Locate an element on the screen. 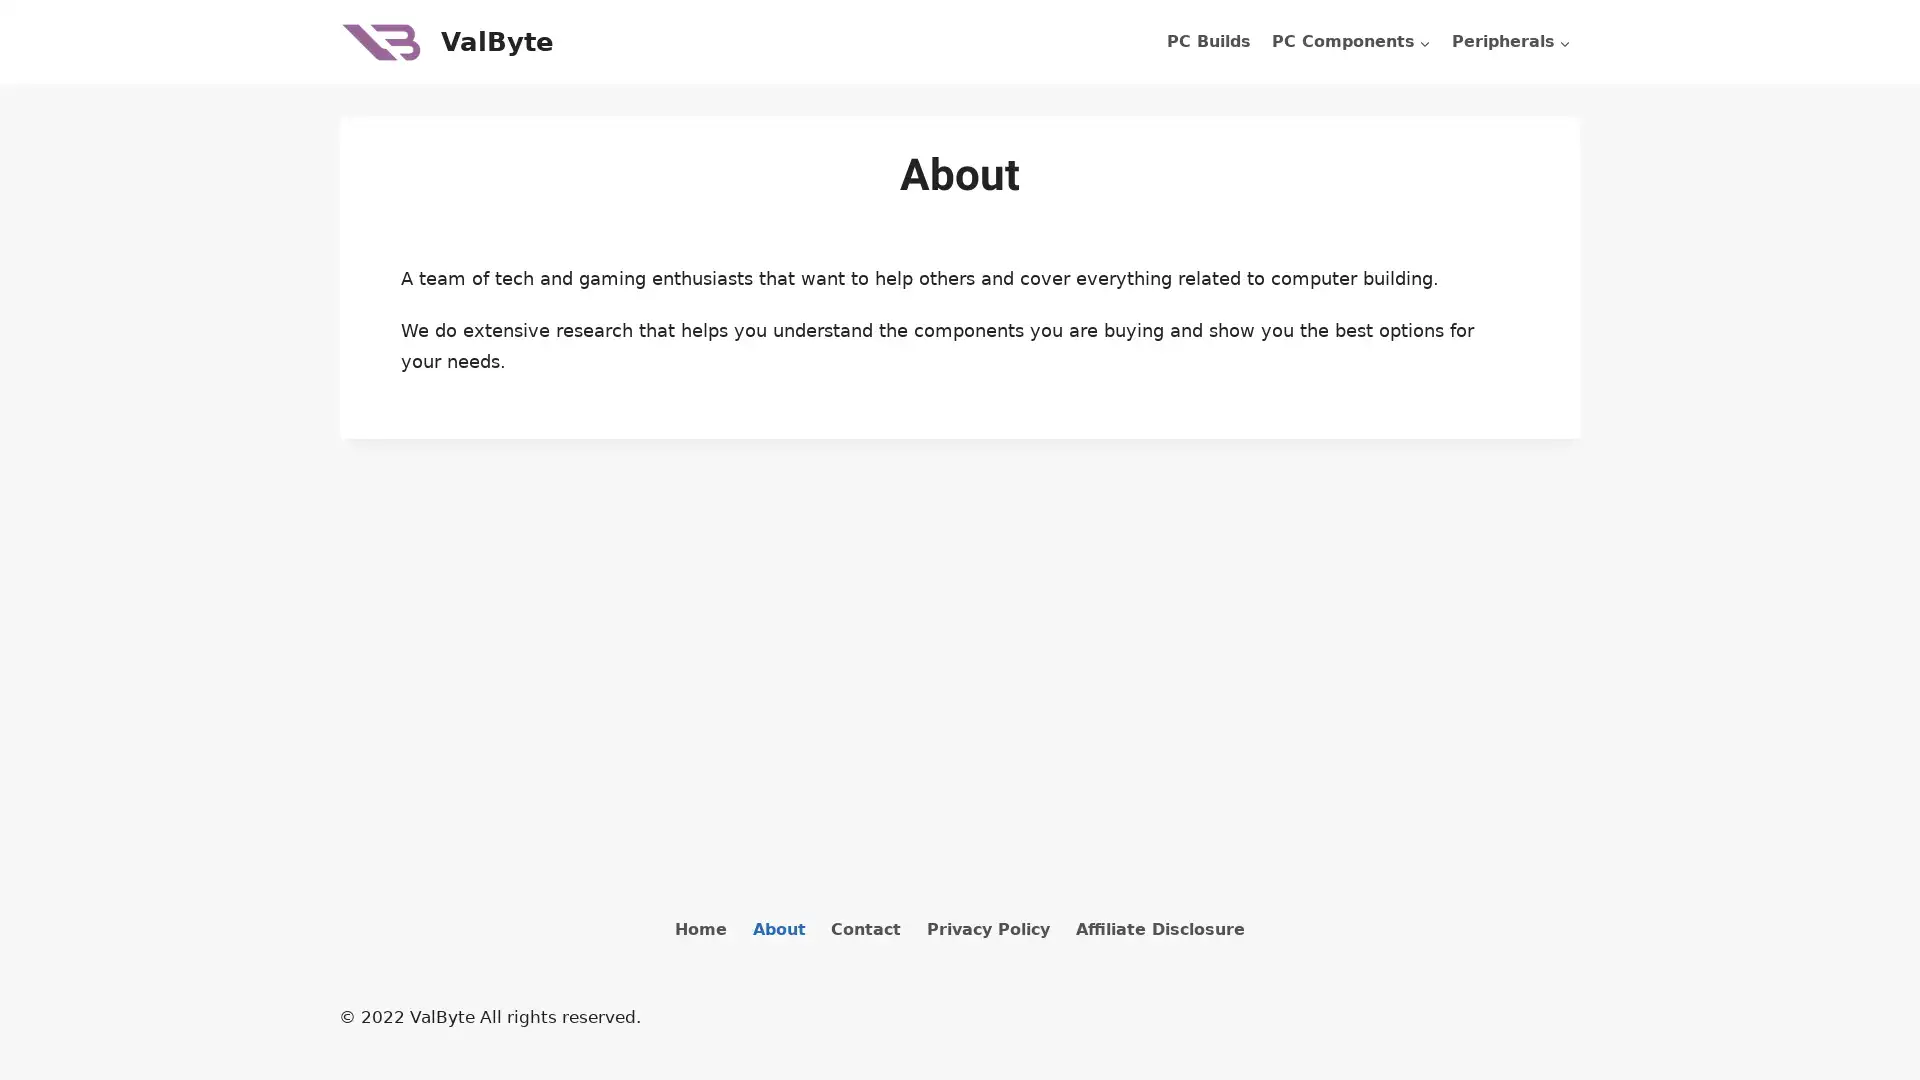 The height and width of the screenshot is (1080, 1920). Expand child menu is located at coordinates (1350, 42).